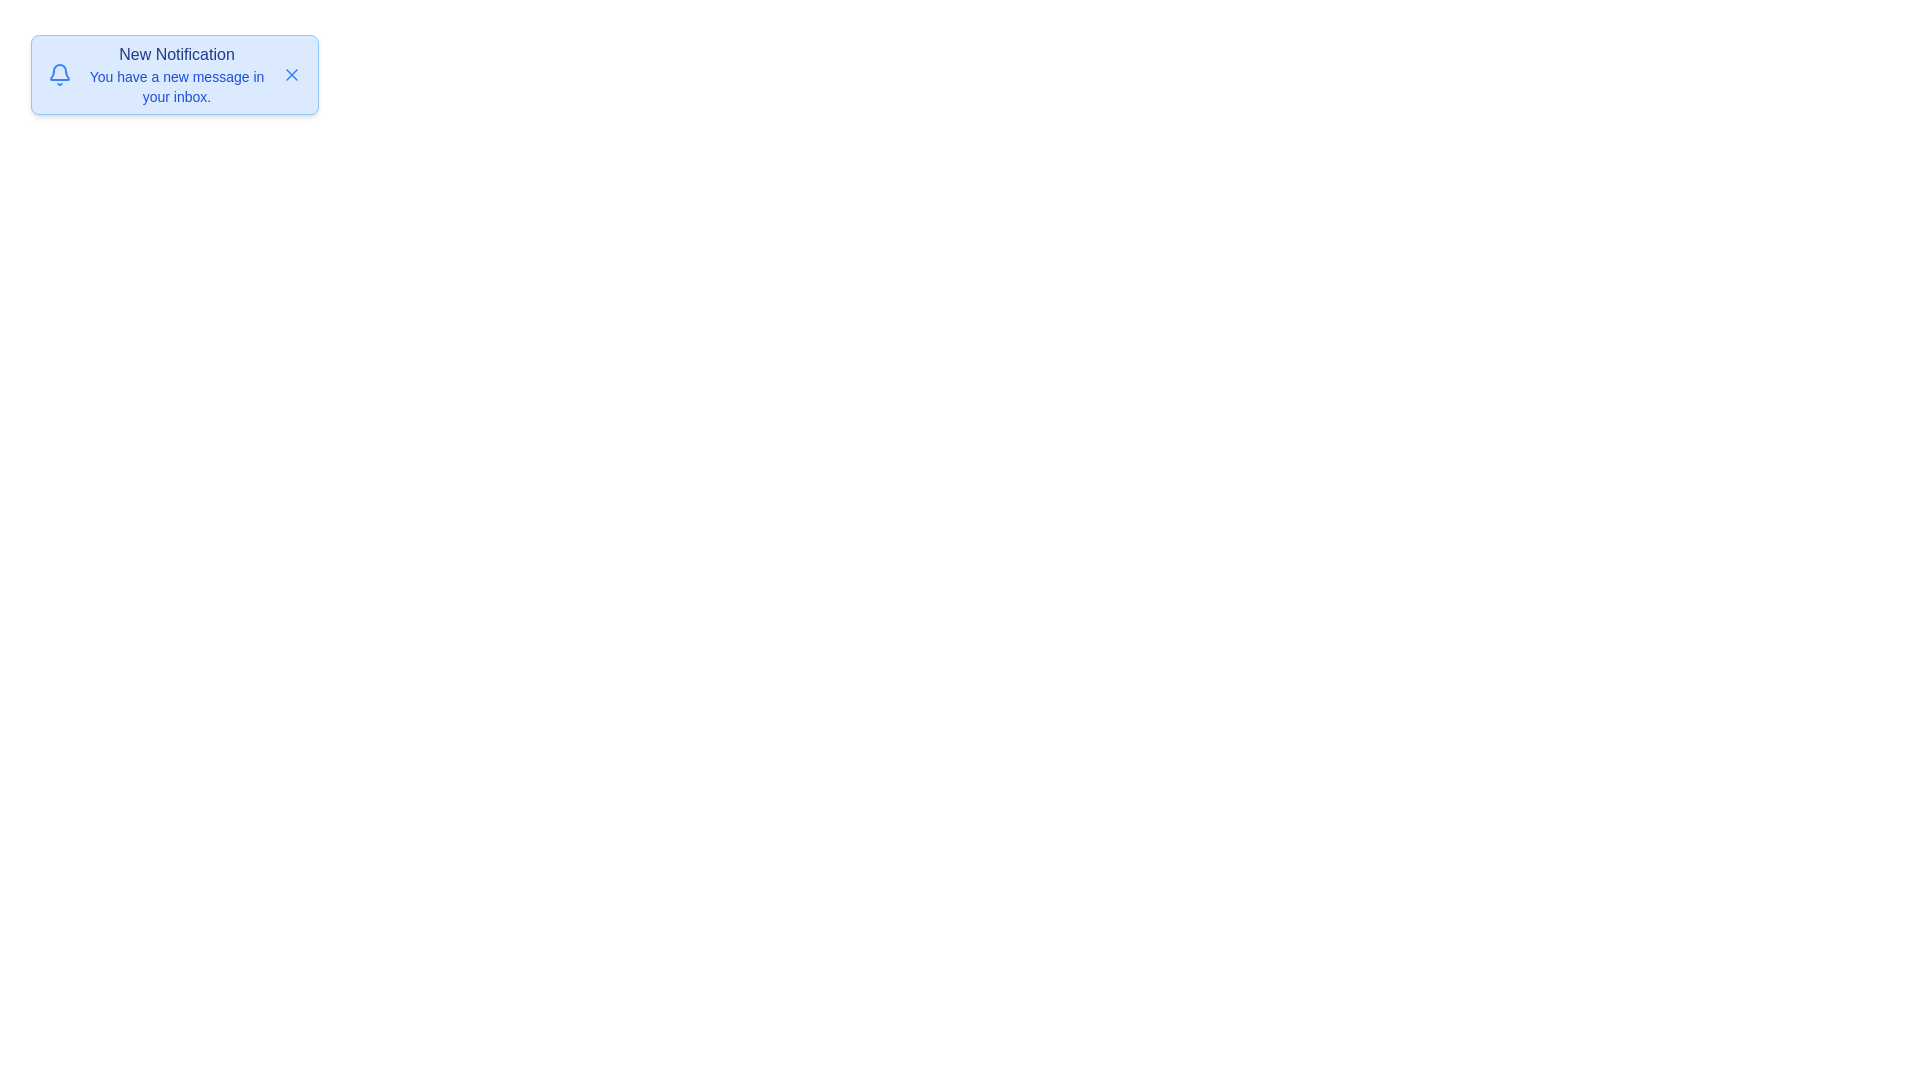  What do you see at coordinates (177, 73) in the screenshot?
I see `text content of the notification box displaying 'New Notification' and 'You have a new message in your inbox'` at bounding box center [177, 73].